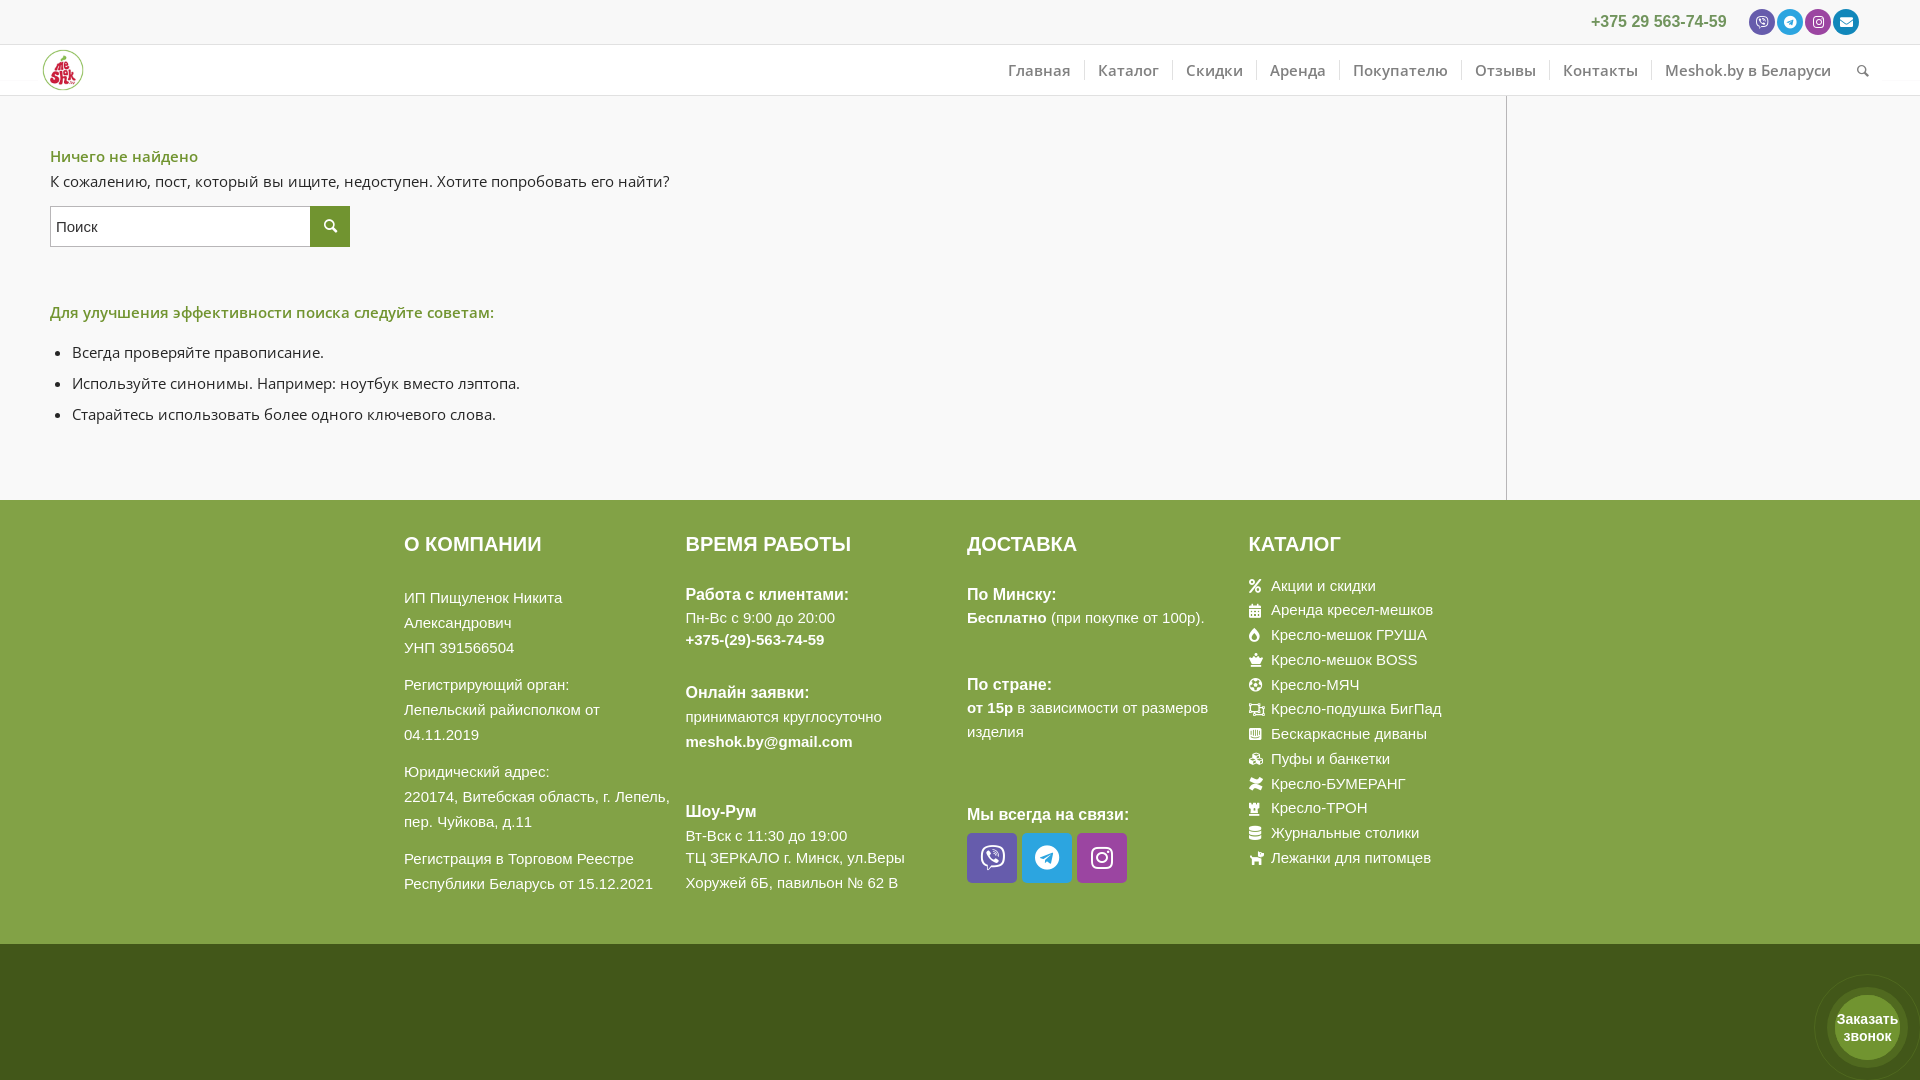  What do you see at coordinates (62, 68) in the screenshot?
I see `'logo'` at bounding box center [62, 68].